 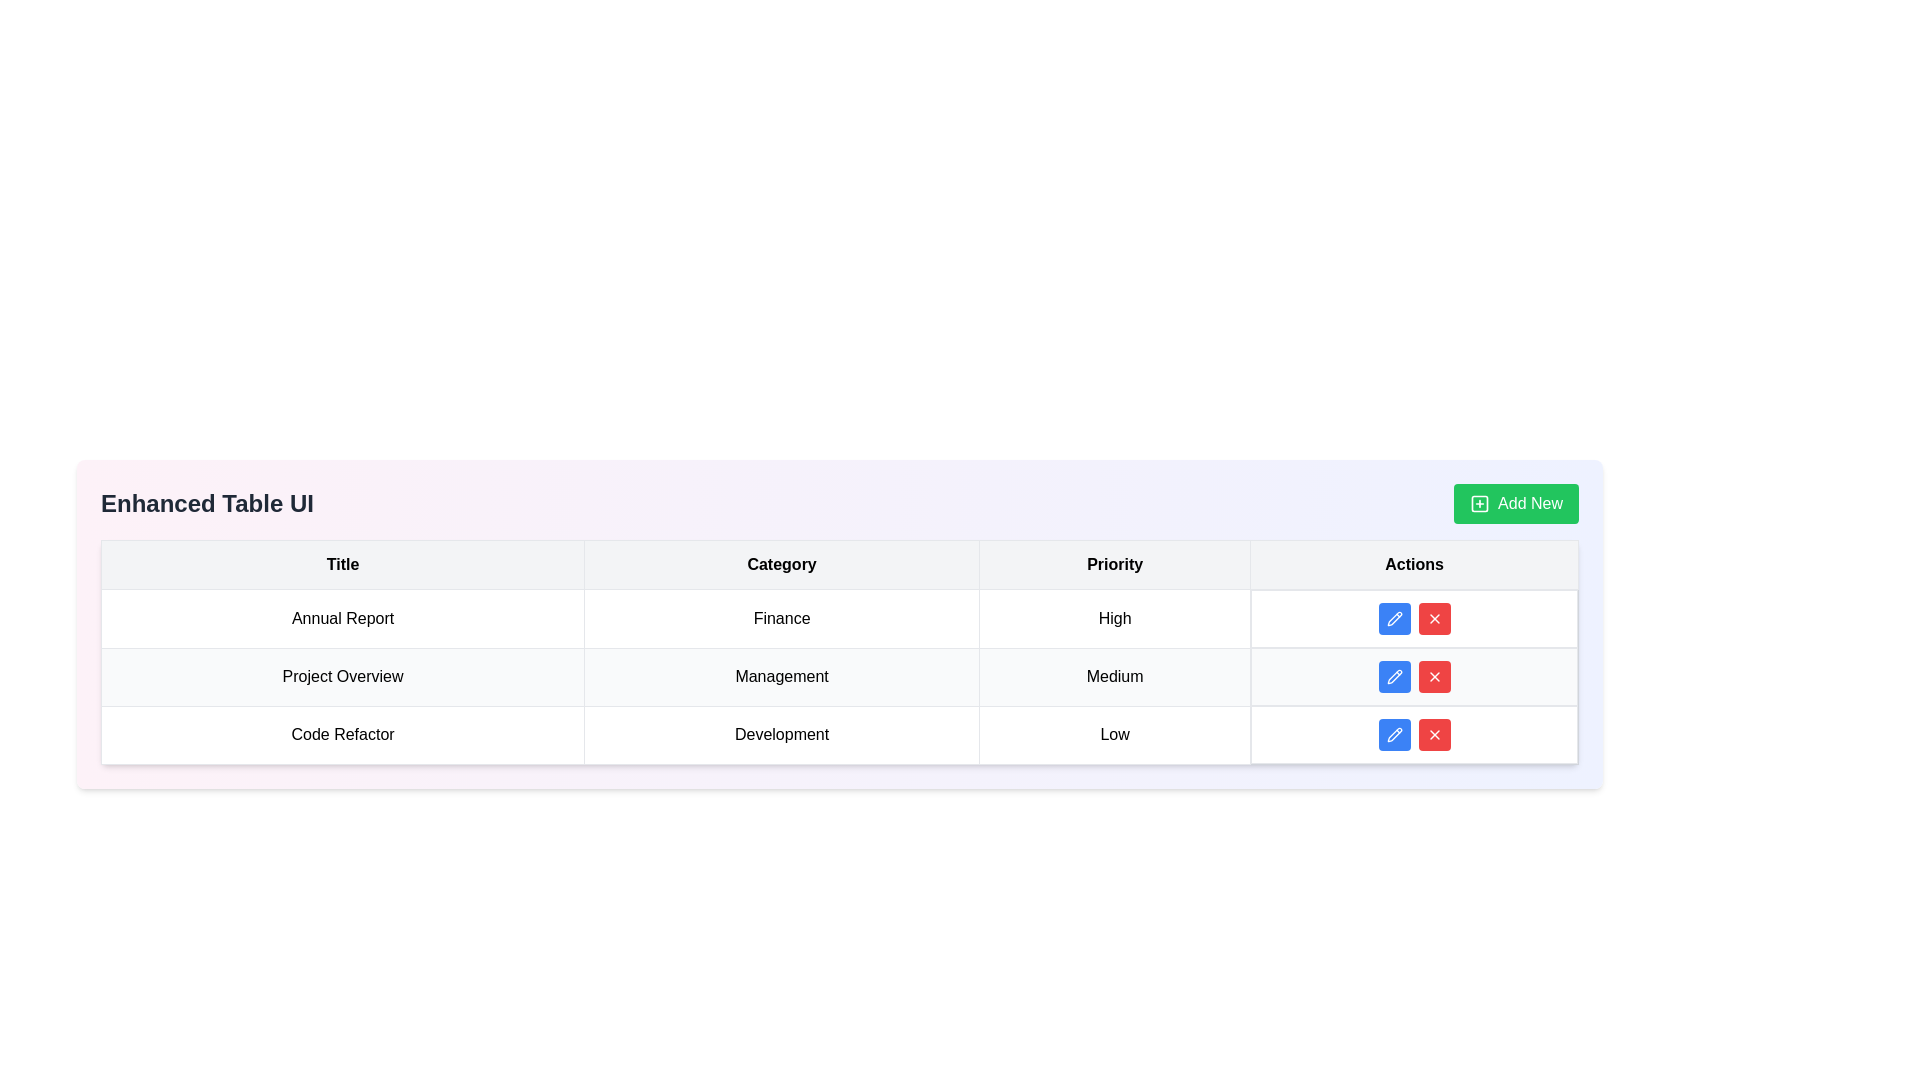 What do you see at coordinates (1433, 617) in the screenshot?
I see `the third button in the 'Actions' column of the table corresponding to 'Priority: High'` at bounding box center [1433, 617].